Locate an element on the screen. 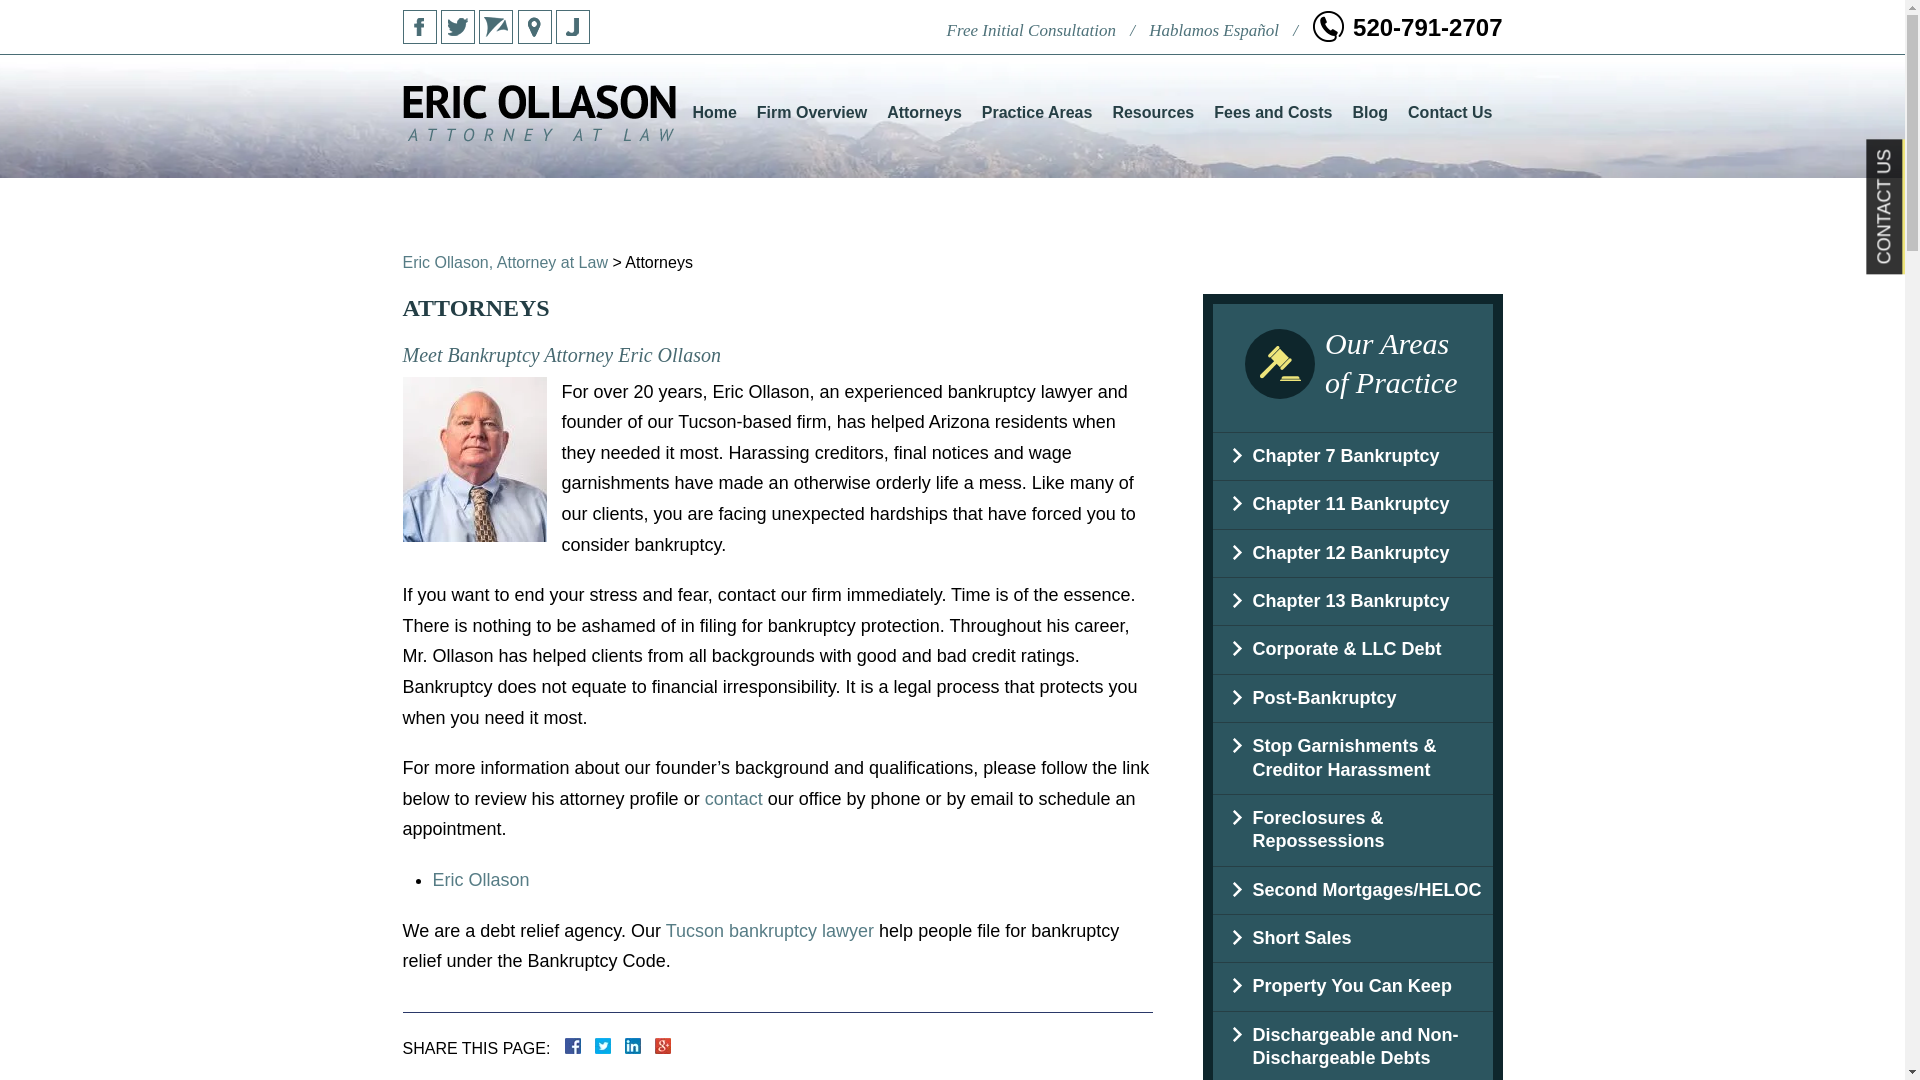  'Blog' is located at coordinates (1368, 112).